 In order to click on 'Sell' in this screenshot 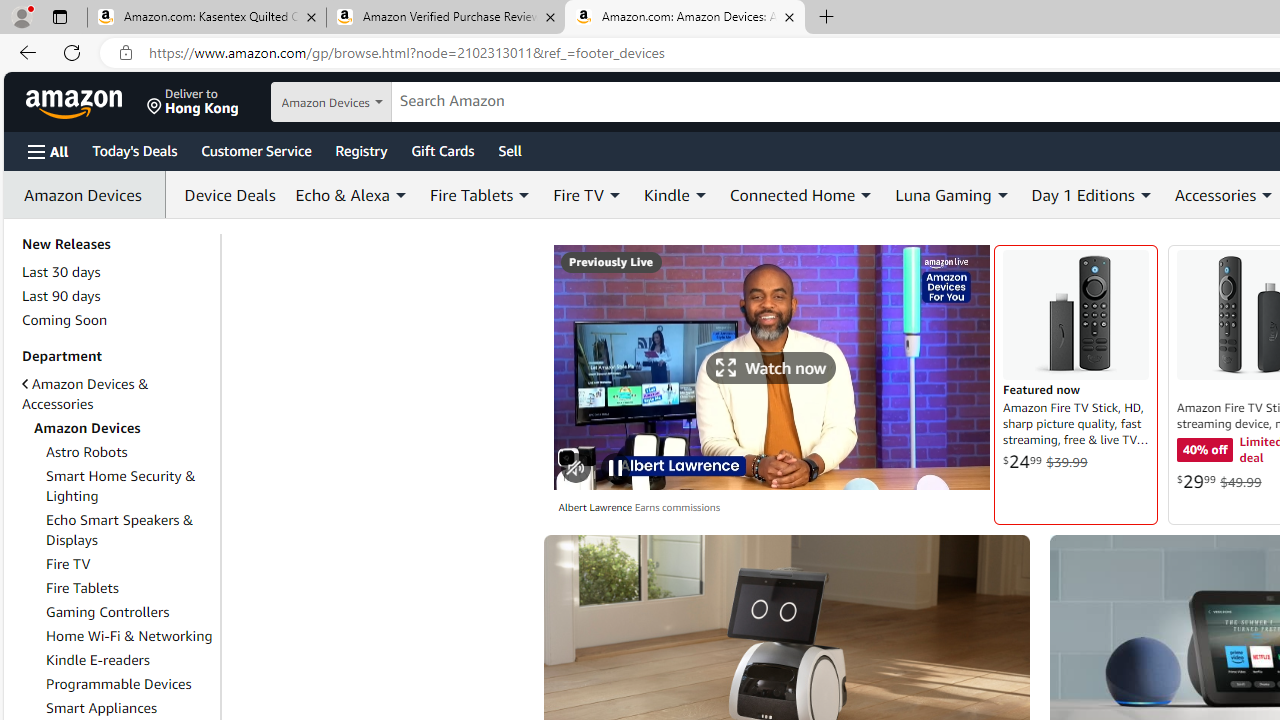, I will do `click(510, 149)`.